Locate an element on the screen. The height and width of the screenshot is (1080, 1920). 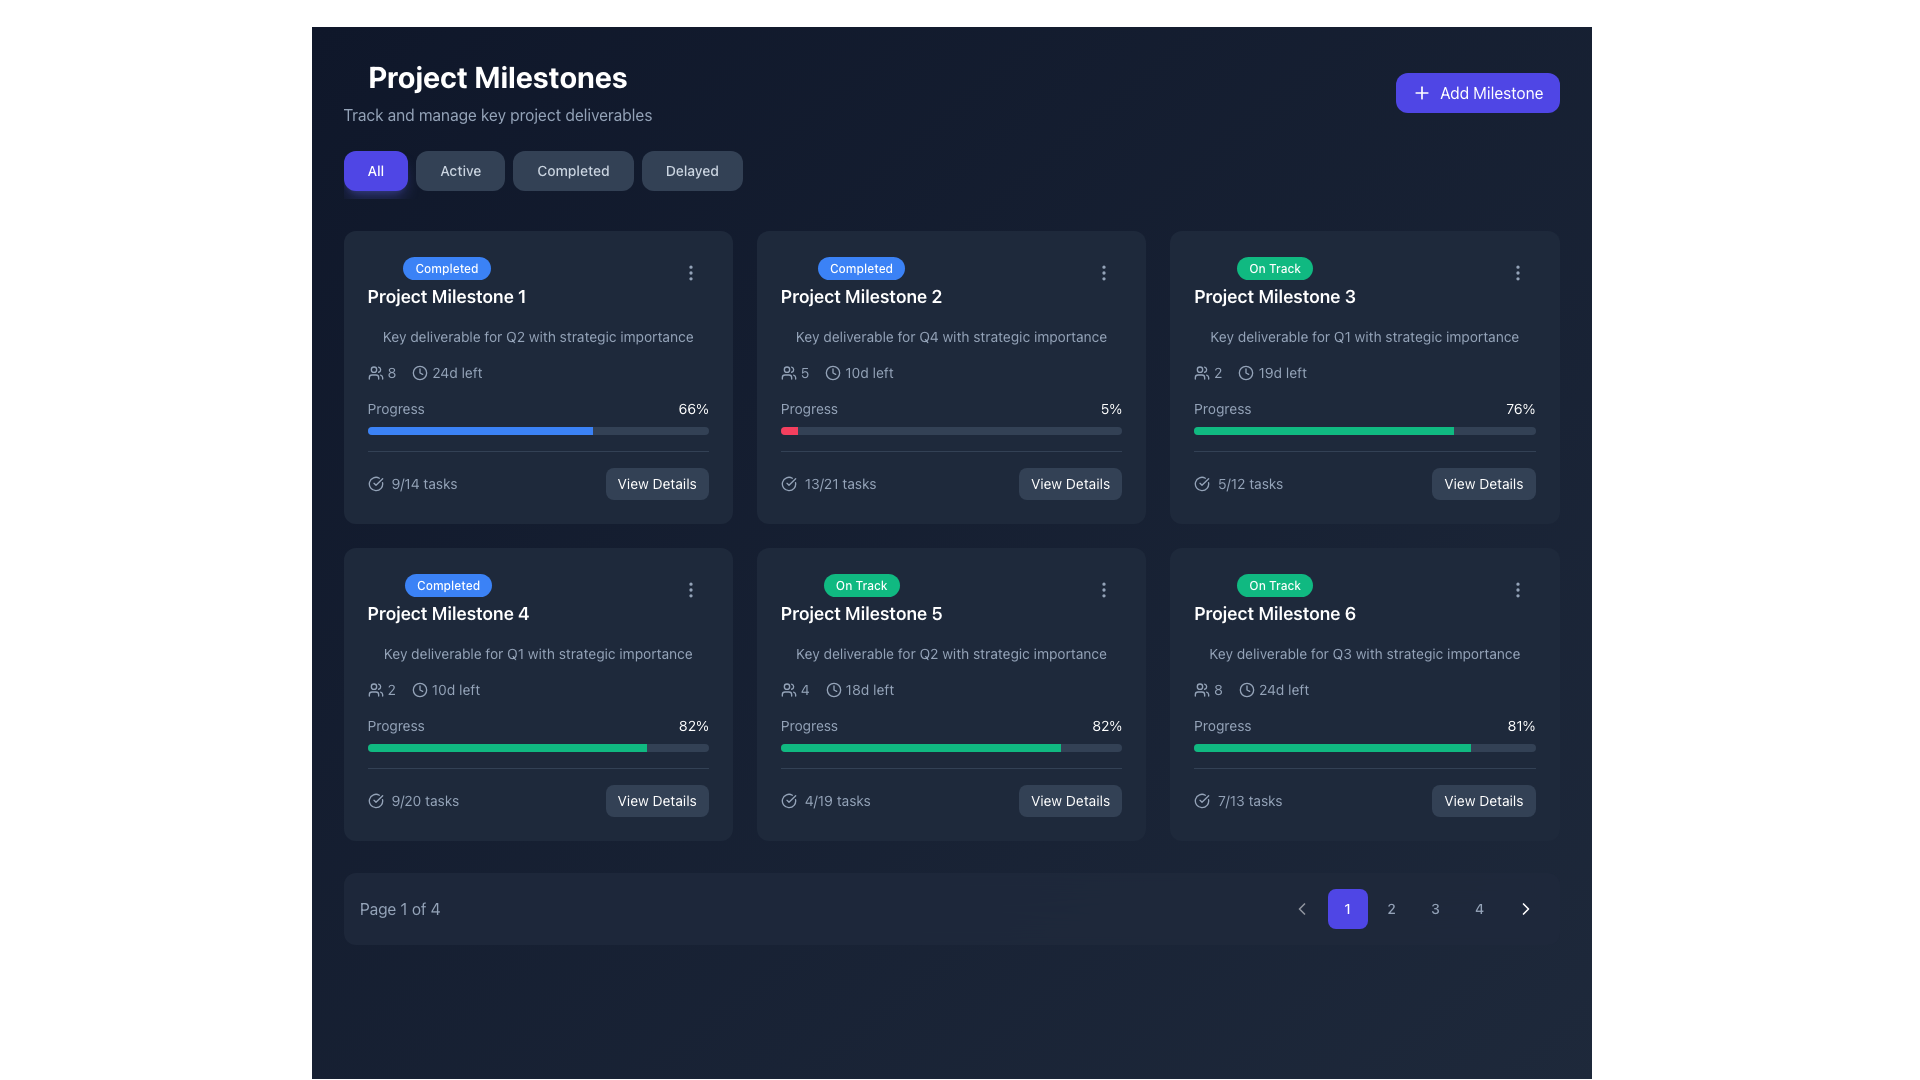
the icon representing a group of two or more people located in the 'Project Milestone 1' card, adjacent to the numerical text '8' is located at coordinates (375, 373).